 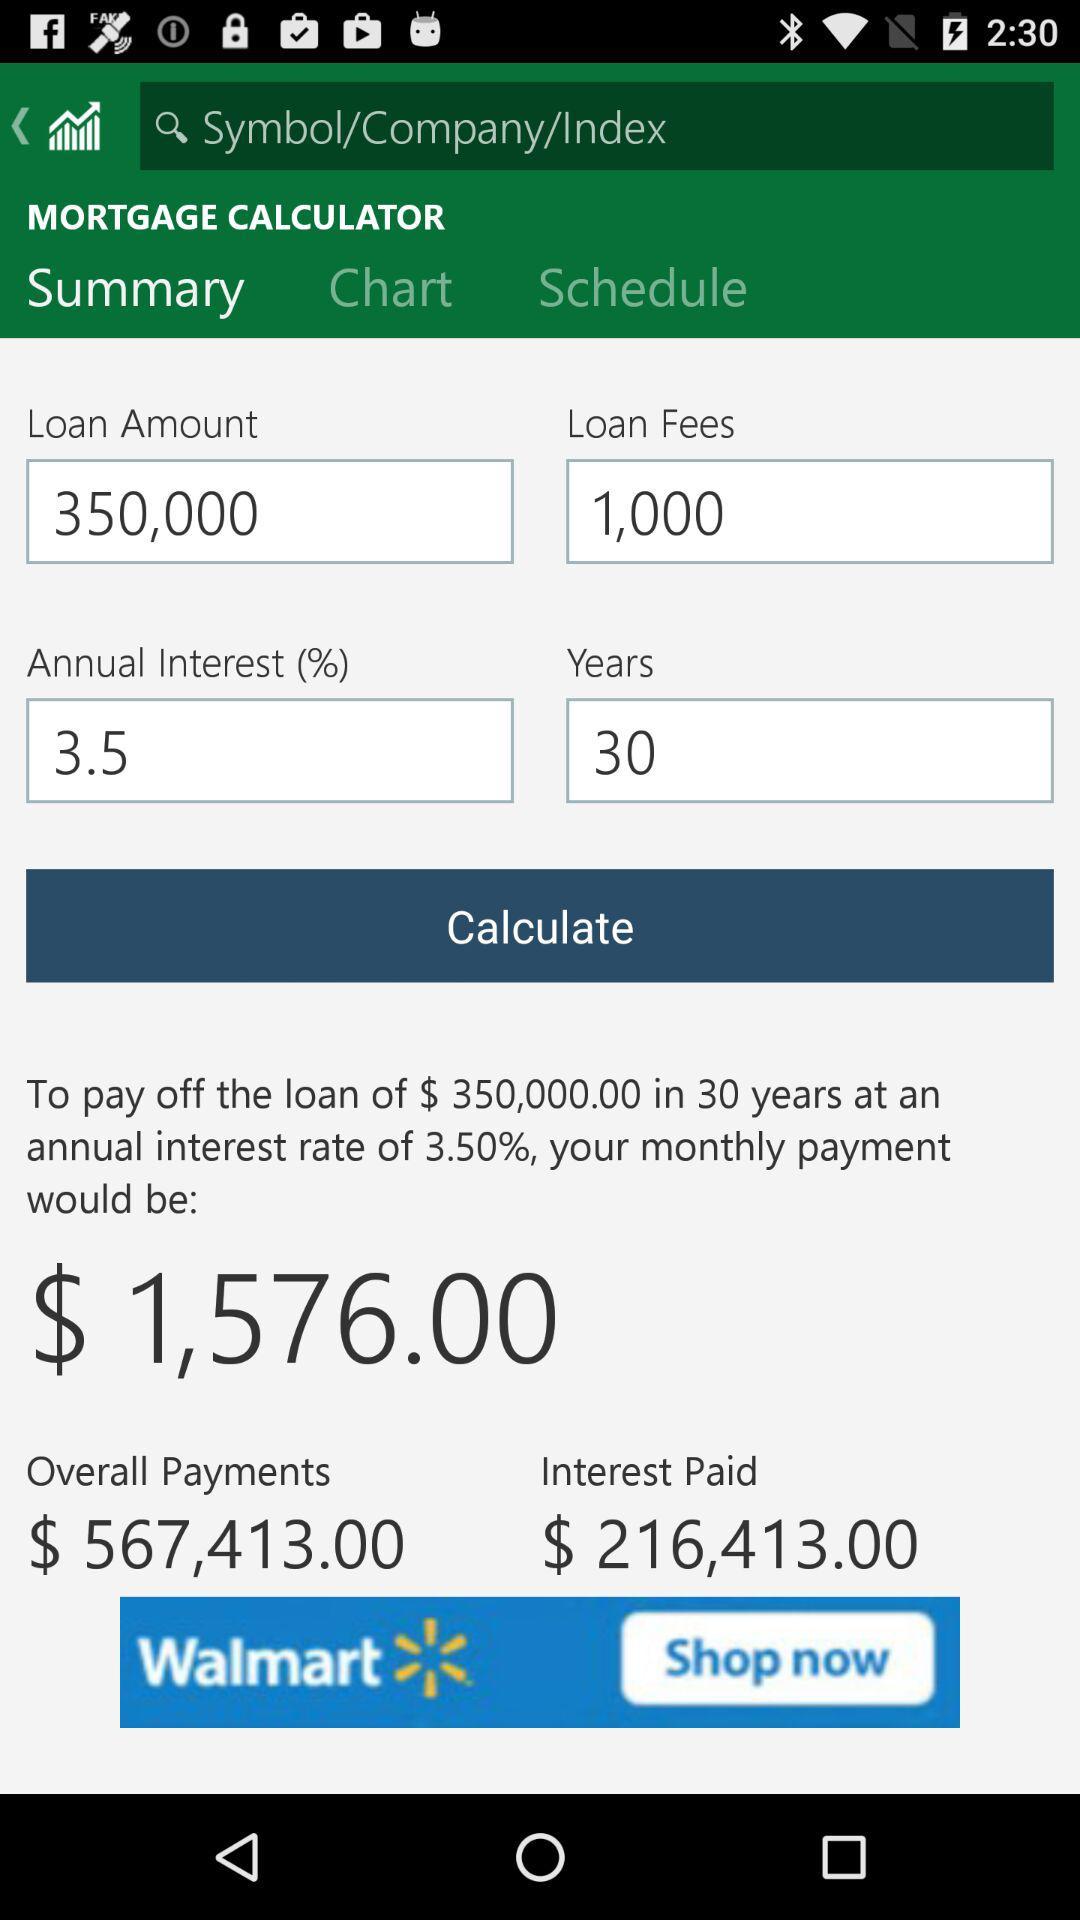 What do you see at coordinates (596, 124) in the screenshot?
I see `either symbol company or index` at bounding box center [596, 124].